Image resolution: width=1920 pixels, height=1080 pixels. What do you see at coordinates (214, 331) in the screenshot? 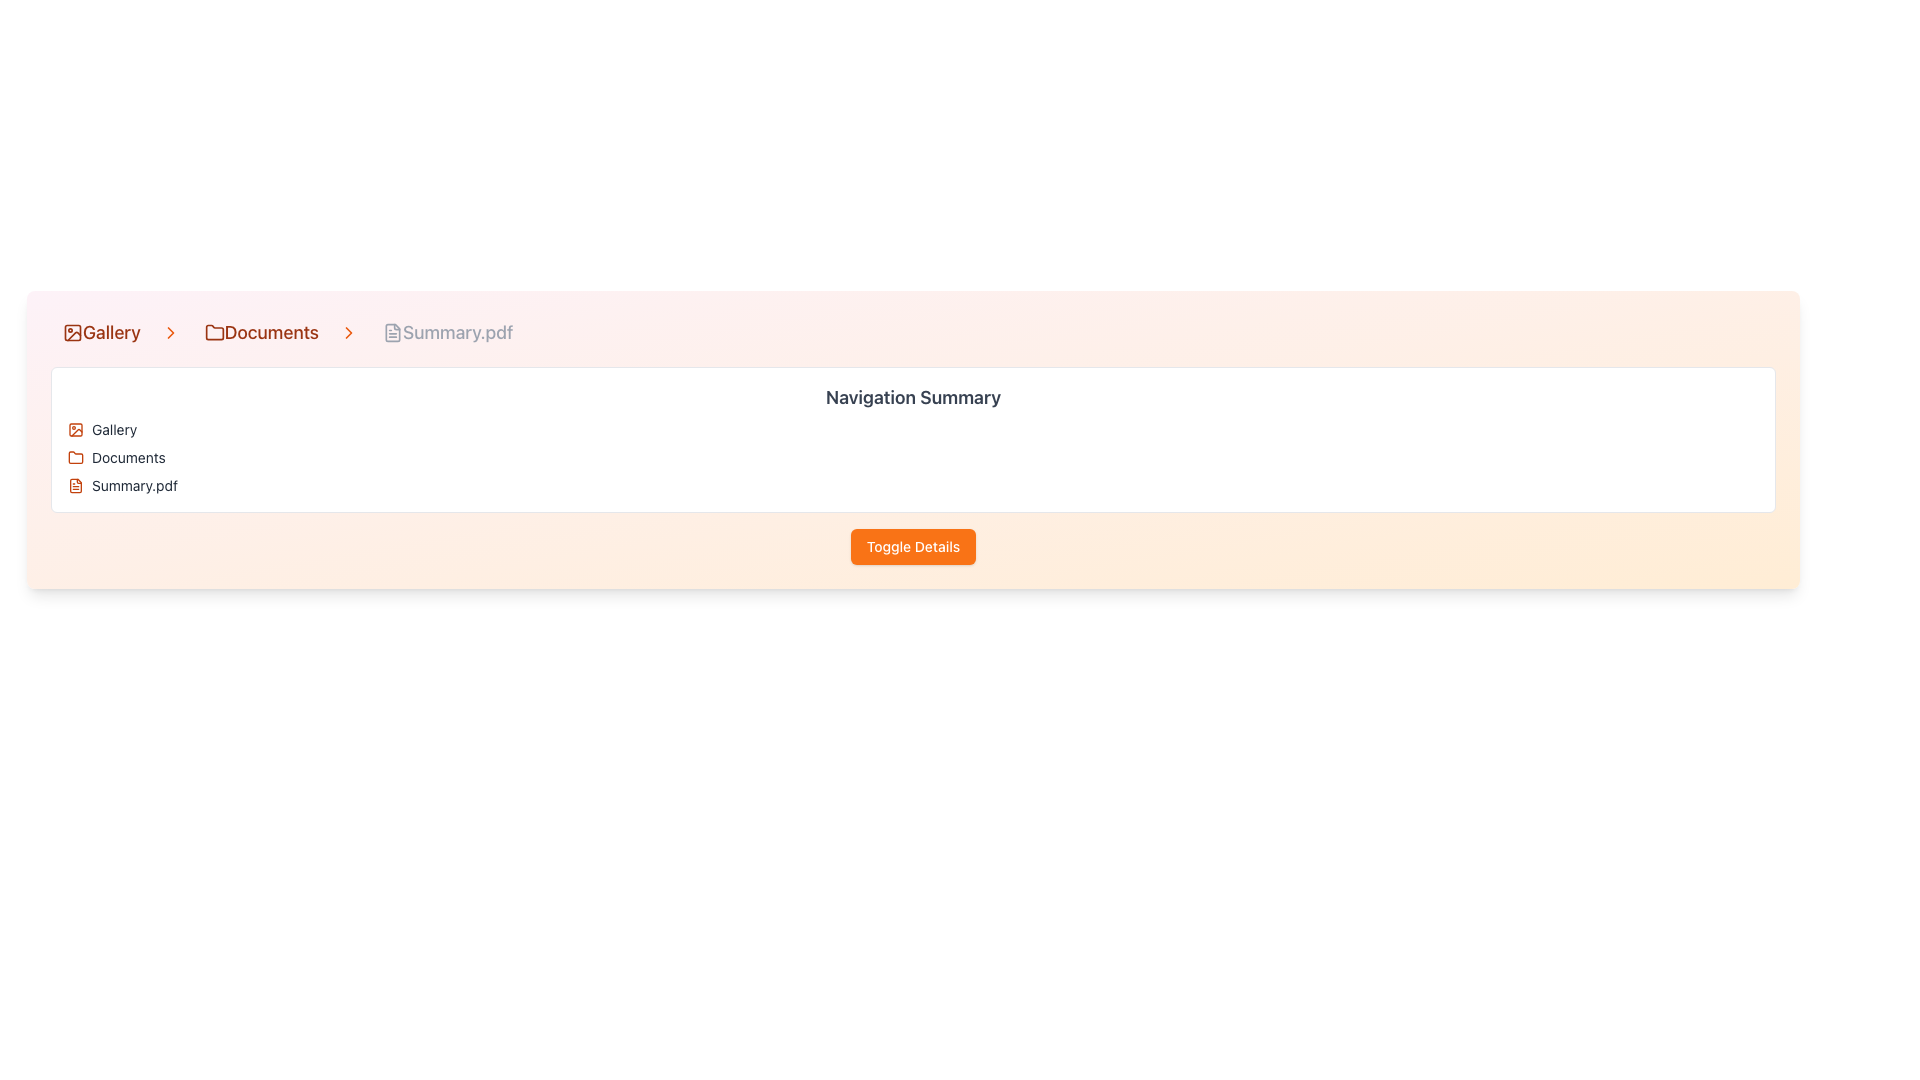
I see `the orange folder icon located to the left of the 'Documents' text in the breadcrumb navigation bar` at bounding box center [214, 331].